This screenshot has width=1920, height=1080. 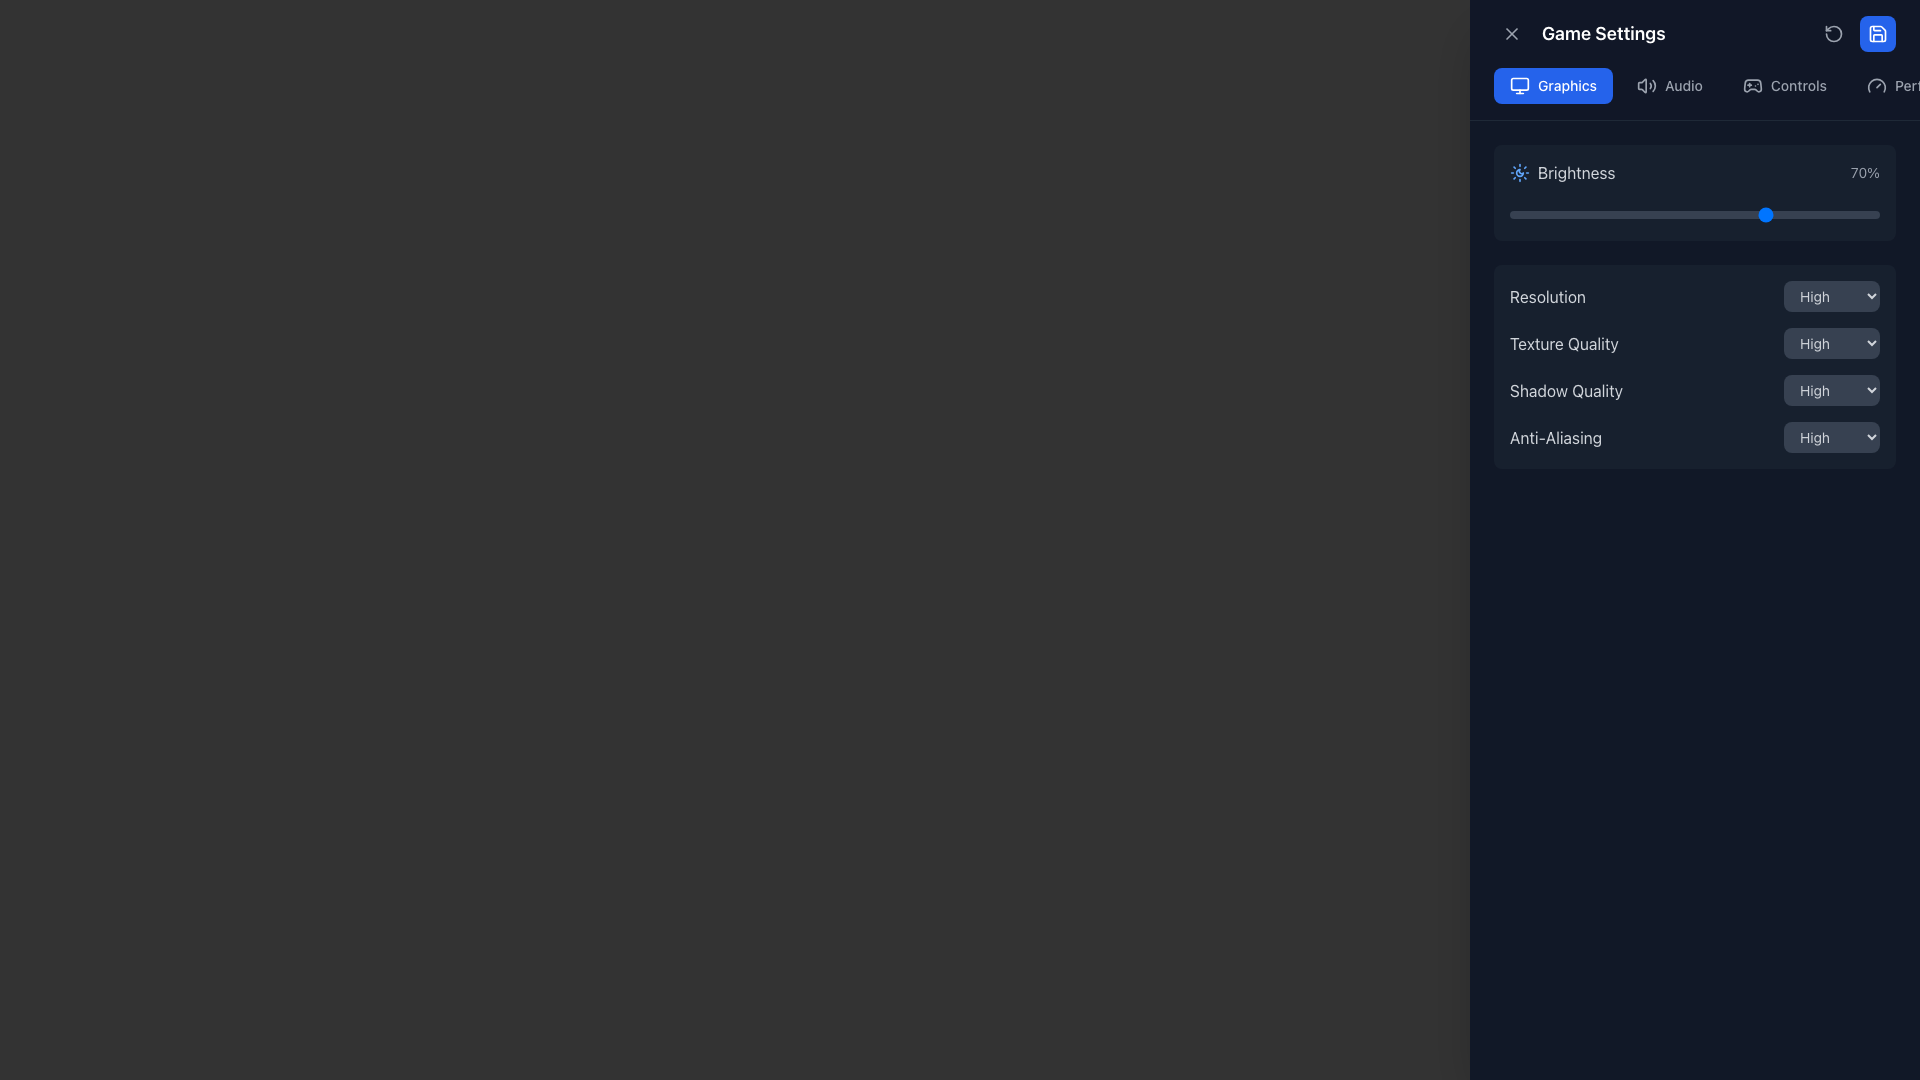 I want to click on the 'Shadow Quality' label, which displays white text on a dark blue background, positioned in the top right section of the interface under the 'Graphics' settings list, so click(x=1565, y=390).